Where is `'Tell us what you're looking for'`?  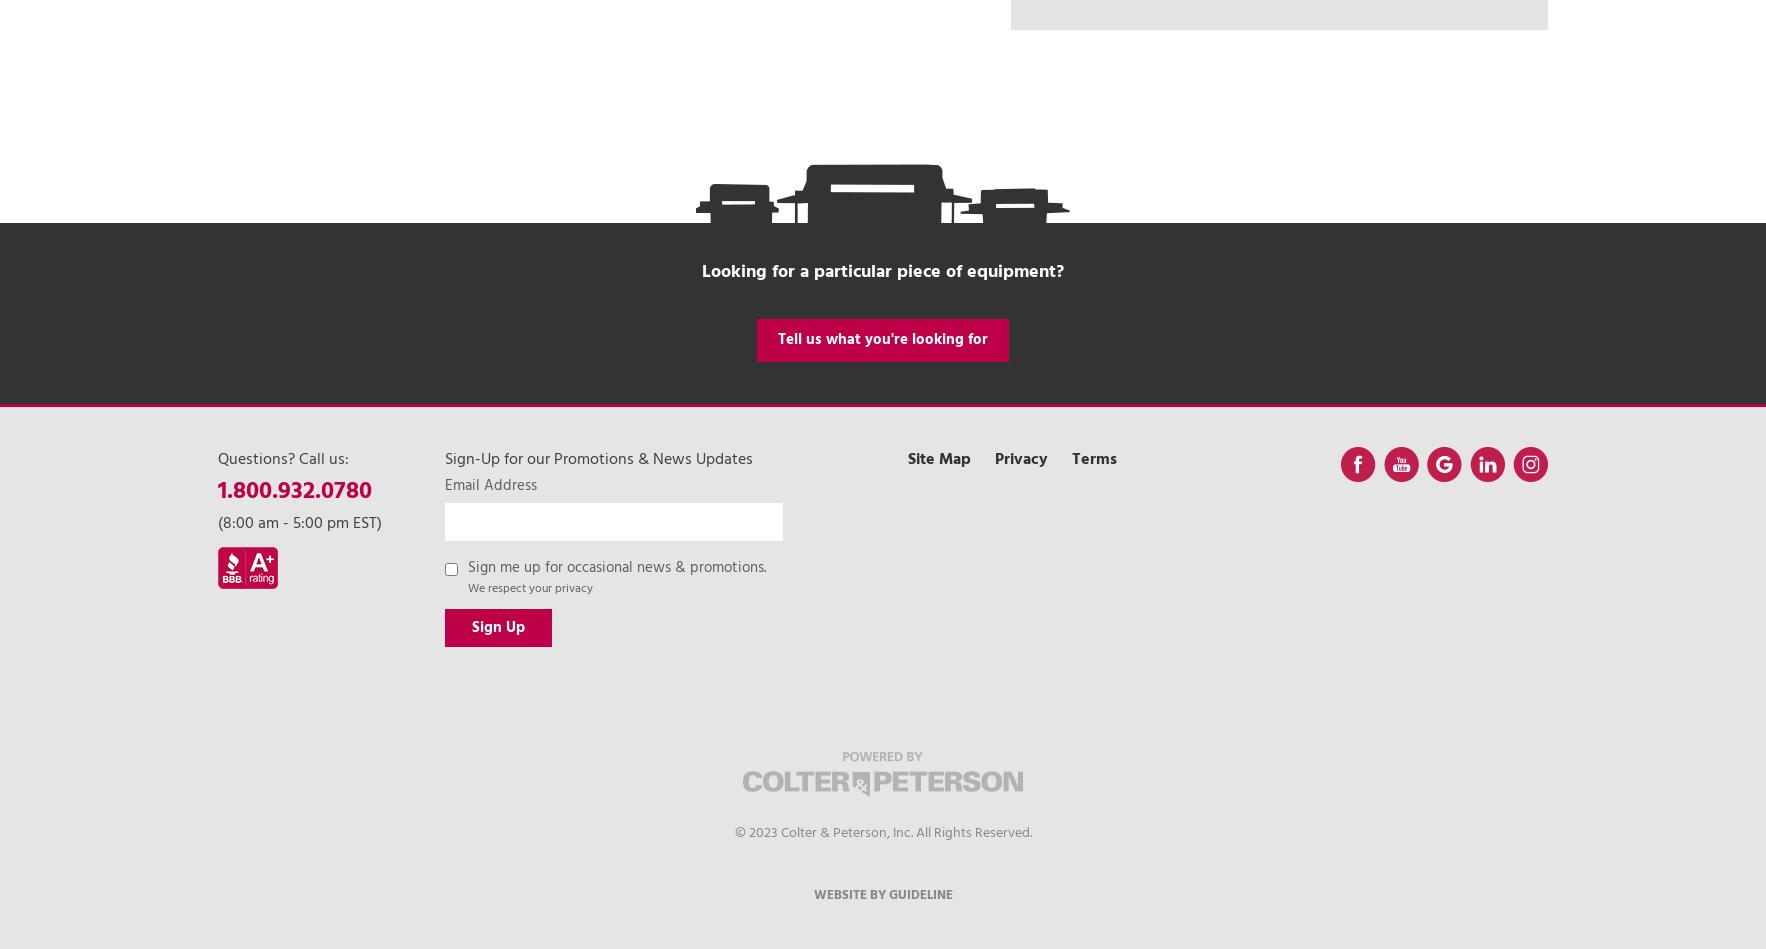 'Tell us what you're looking for' is located at coordinates (777, 338).